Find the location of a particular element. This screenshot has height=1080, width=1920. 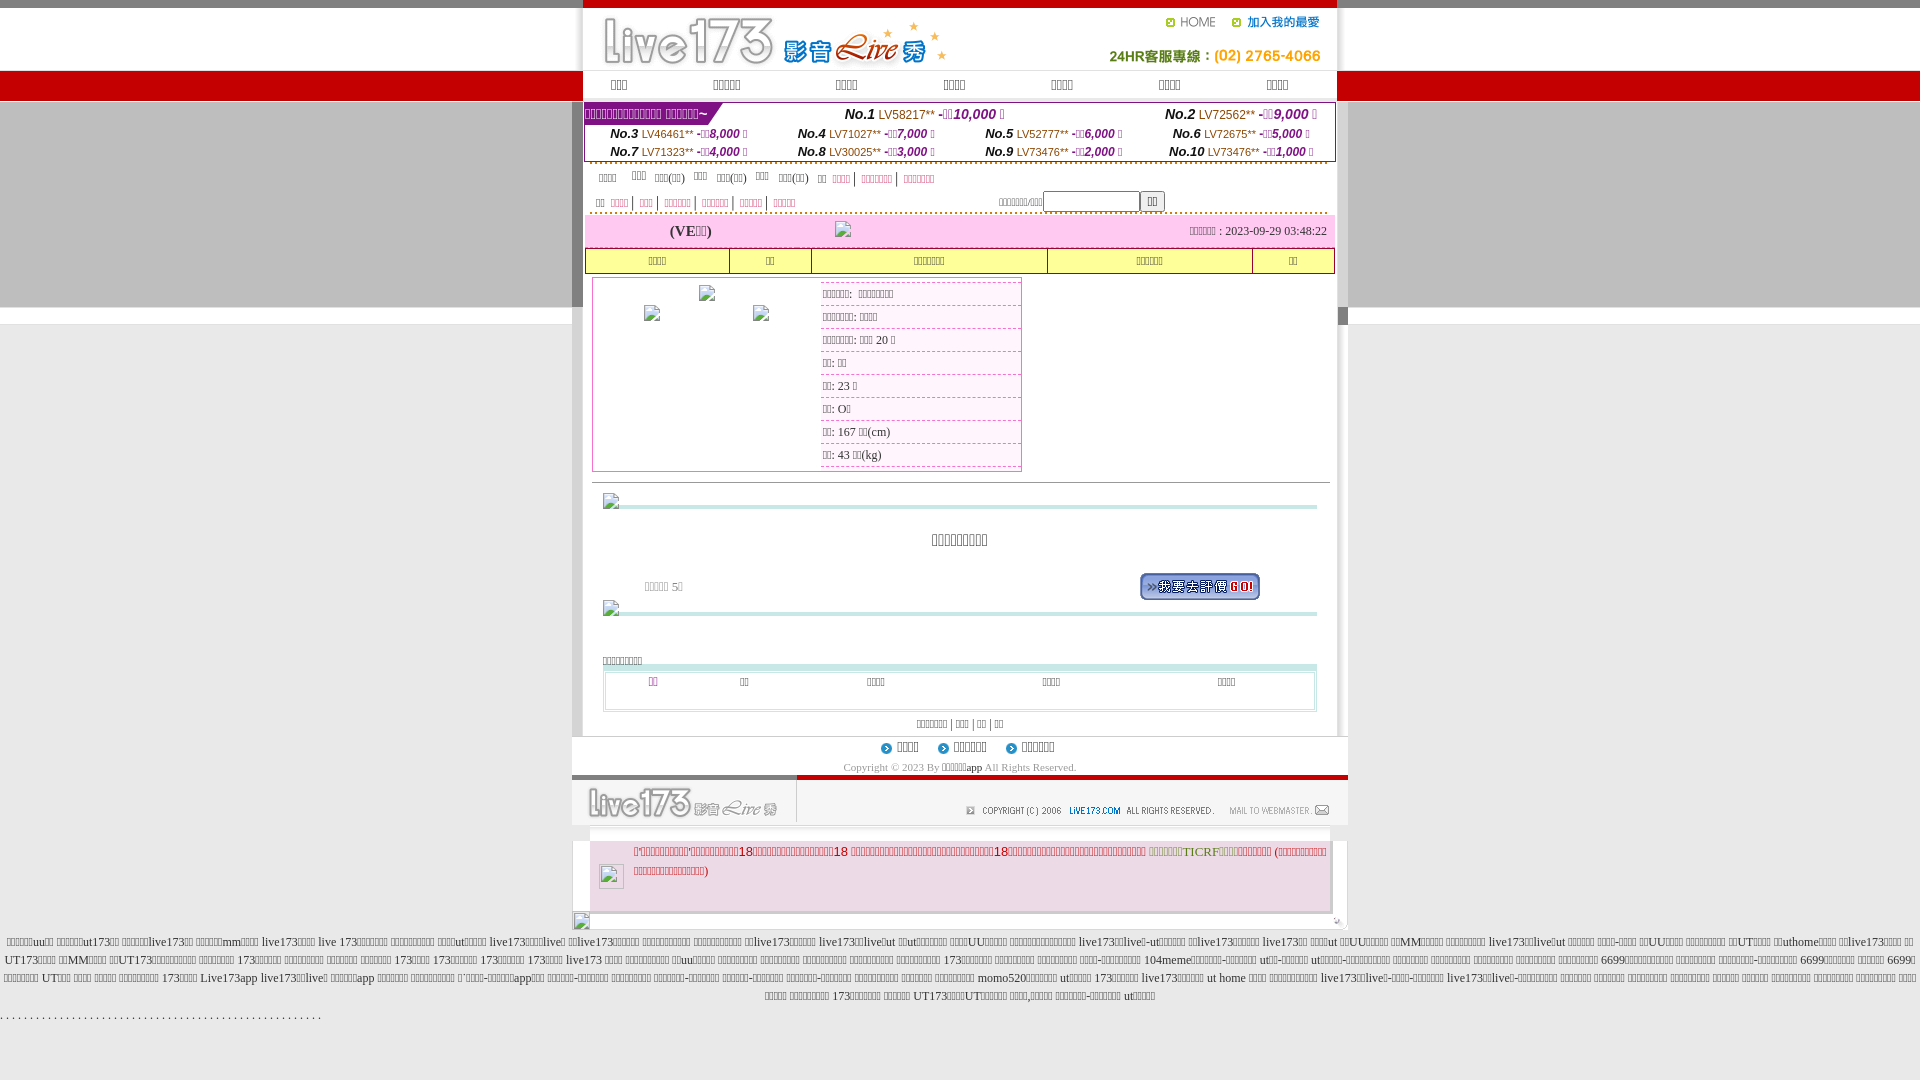

'.' is located at coordinates (31, 1014).